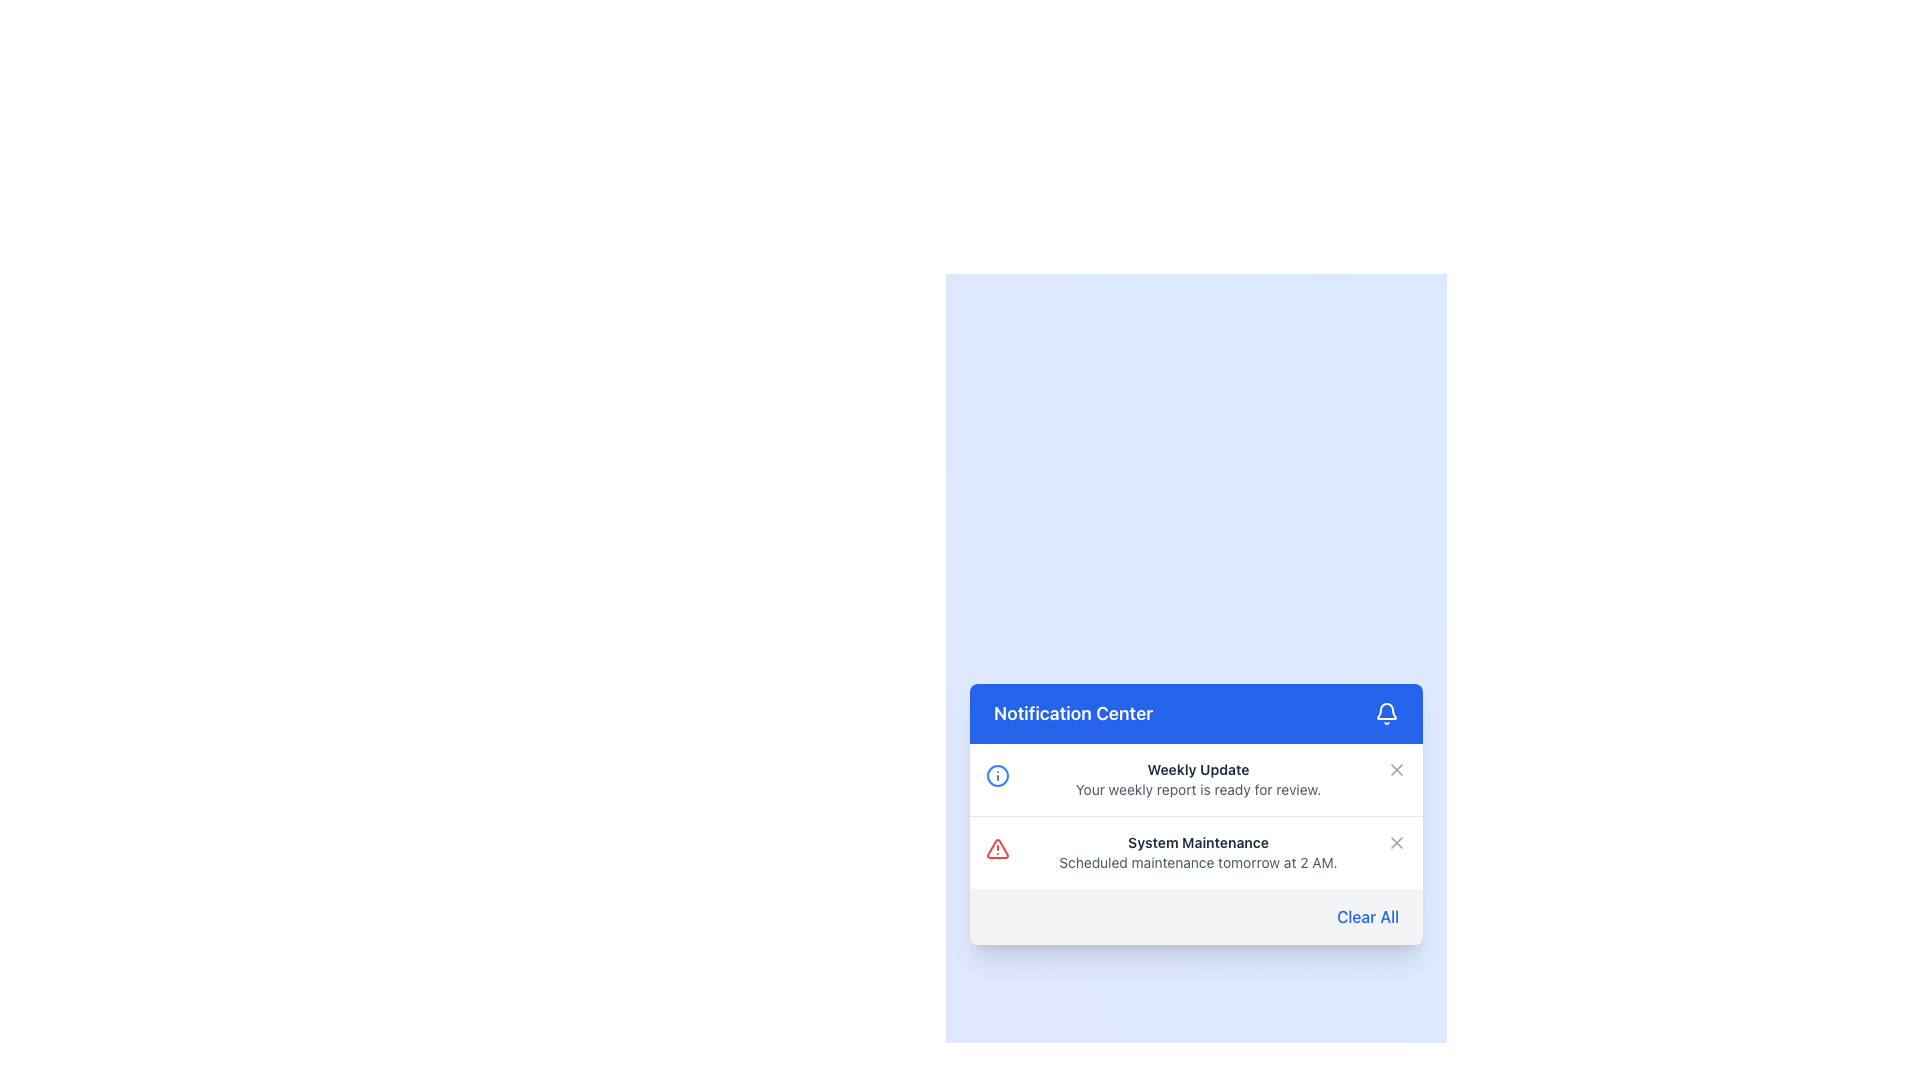  What do you see at coordinates (1198, 842) in the screenshot?
I see `the 'System Maintenance' text label which serves as the title for a notification message in the Notification Center interface` at bounding box center [1198, 842].